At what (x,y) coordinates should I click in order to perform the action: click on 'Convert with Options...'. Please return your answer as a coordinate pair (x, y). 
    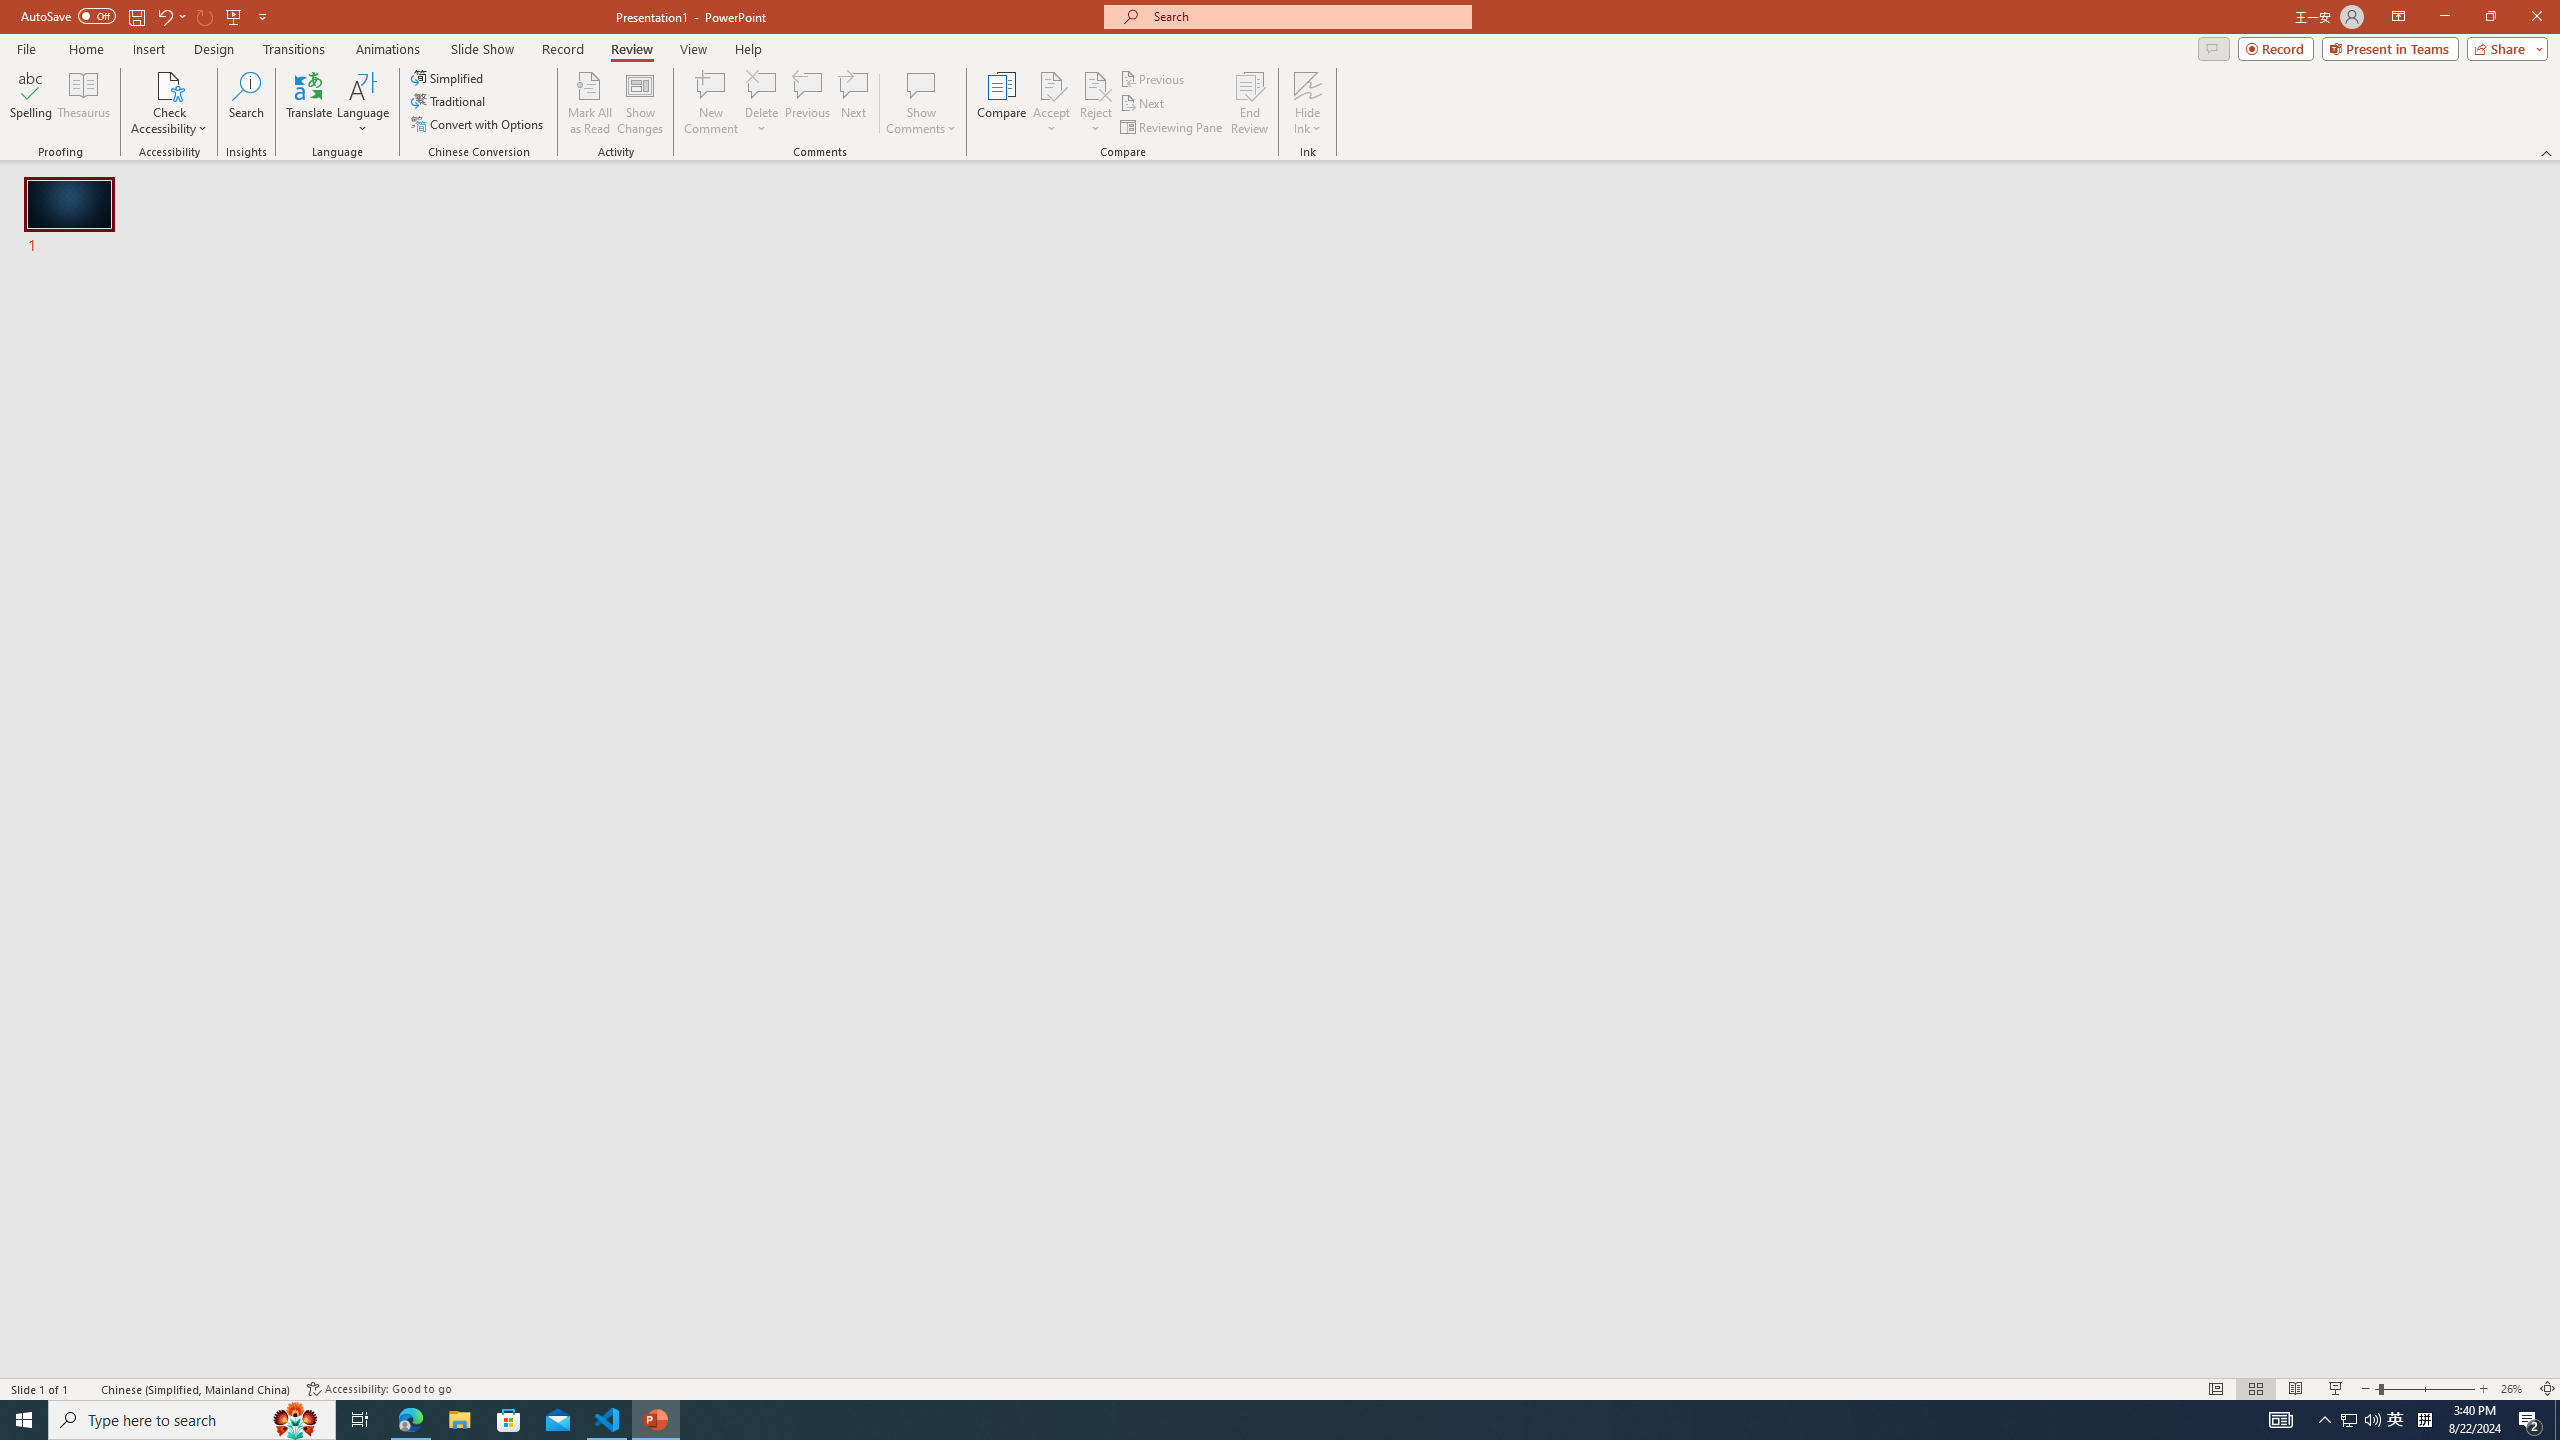
    Looking at the image, I should click on (477, 122).